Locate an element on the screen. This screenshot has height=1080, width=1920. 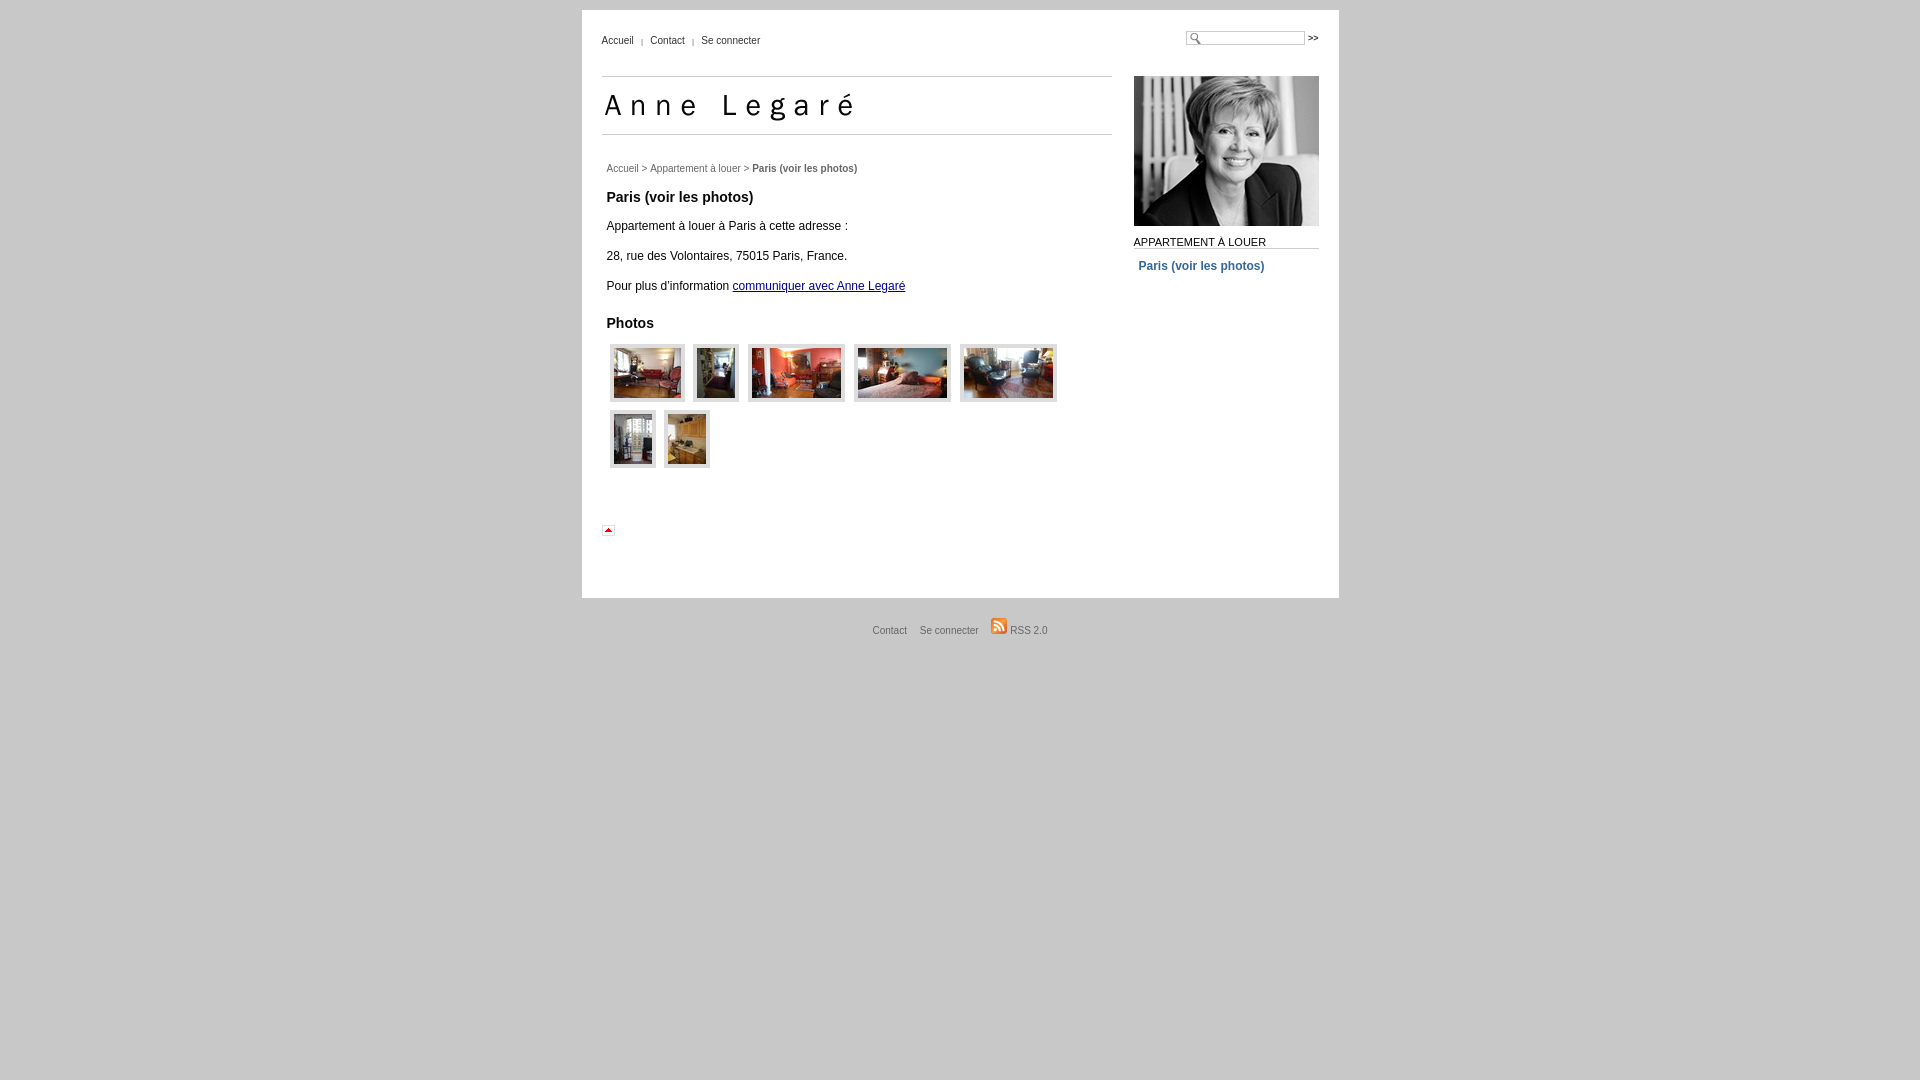
' RSS 2.0' is located at coordinates (1018, 630).